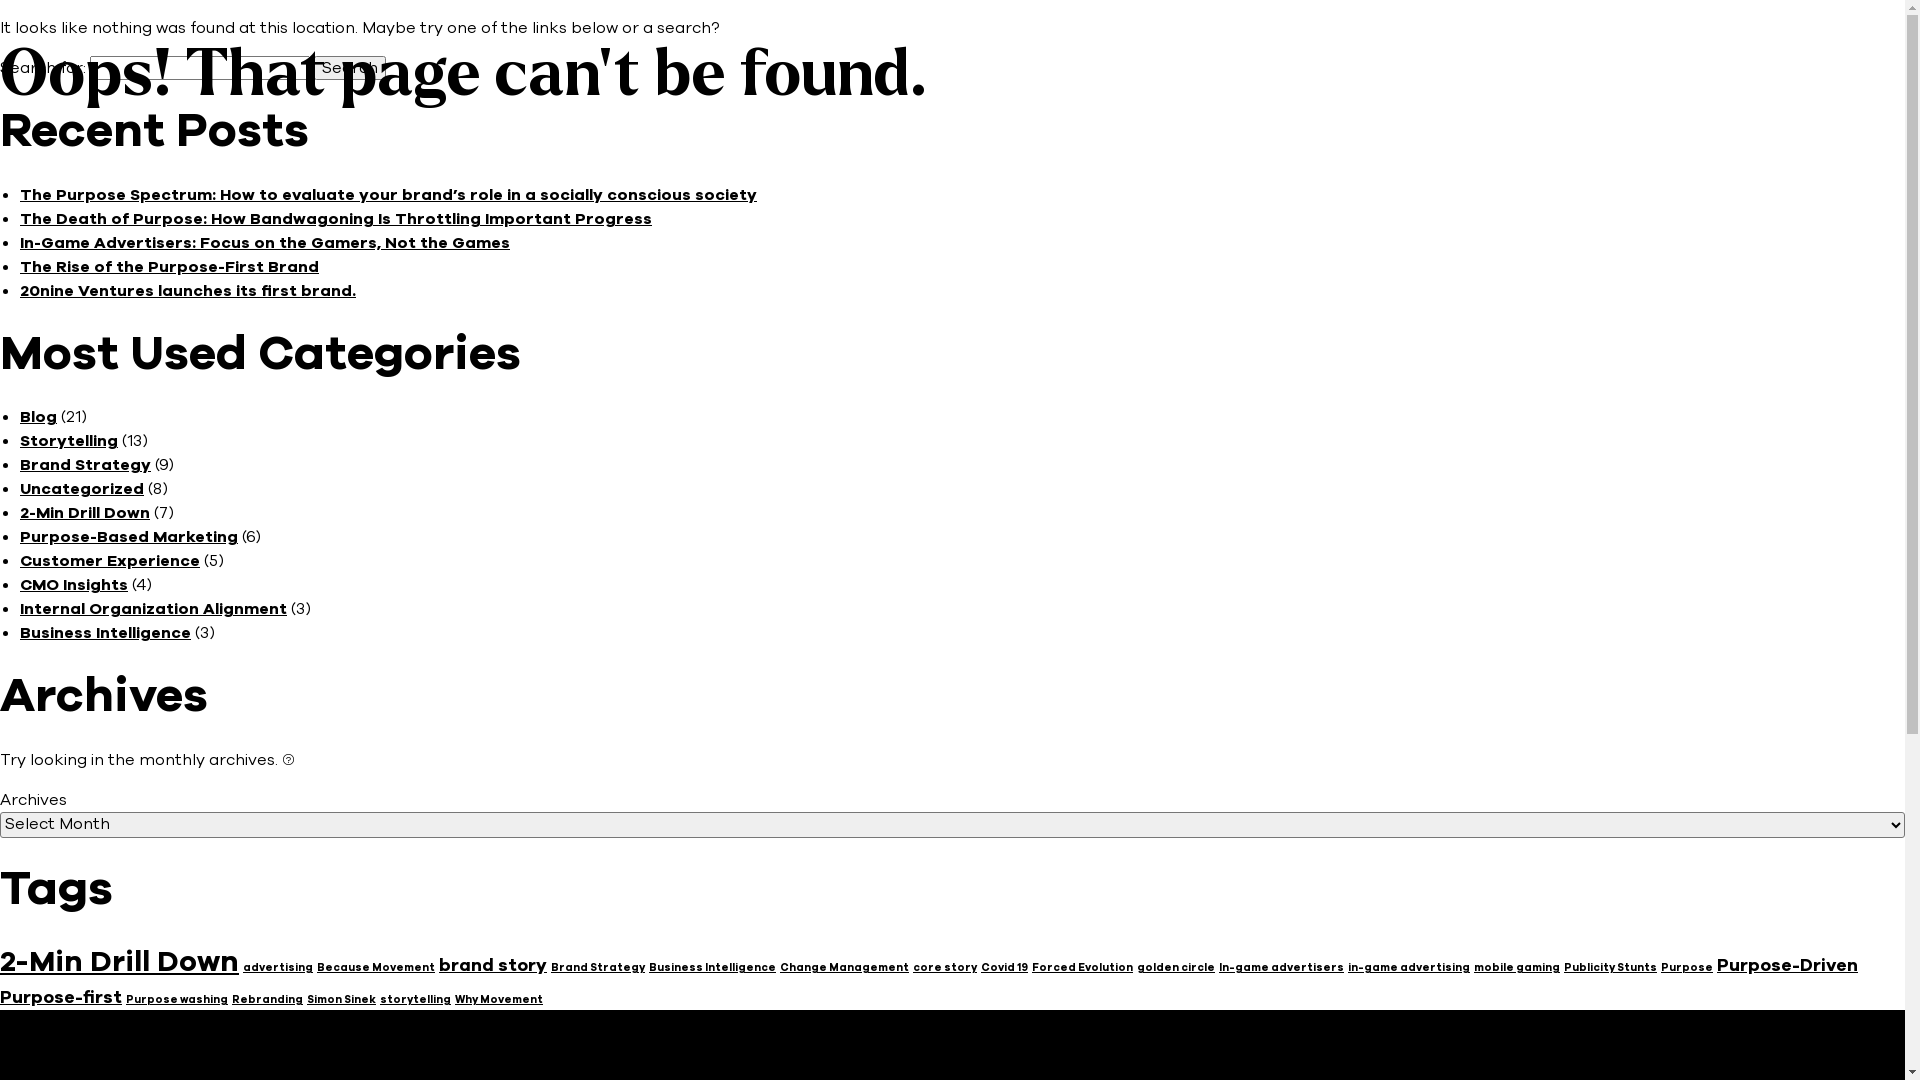  What do you see at coordinates (1787, 963) in the screenshot?
I see `'Purpose-Driven'` at bounding box center [1787, 963].